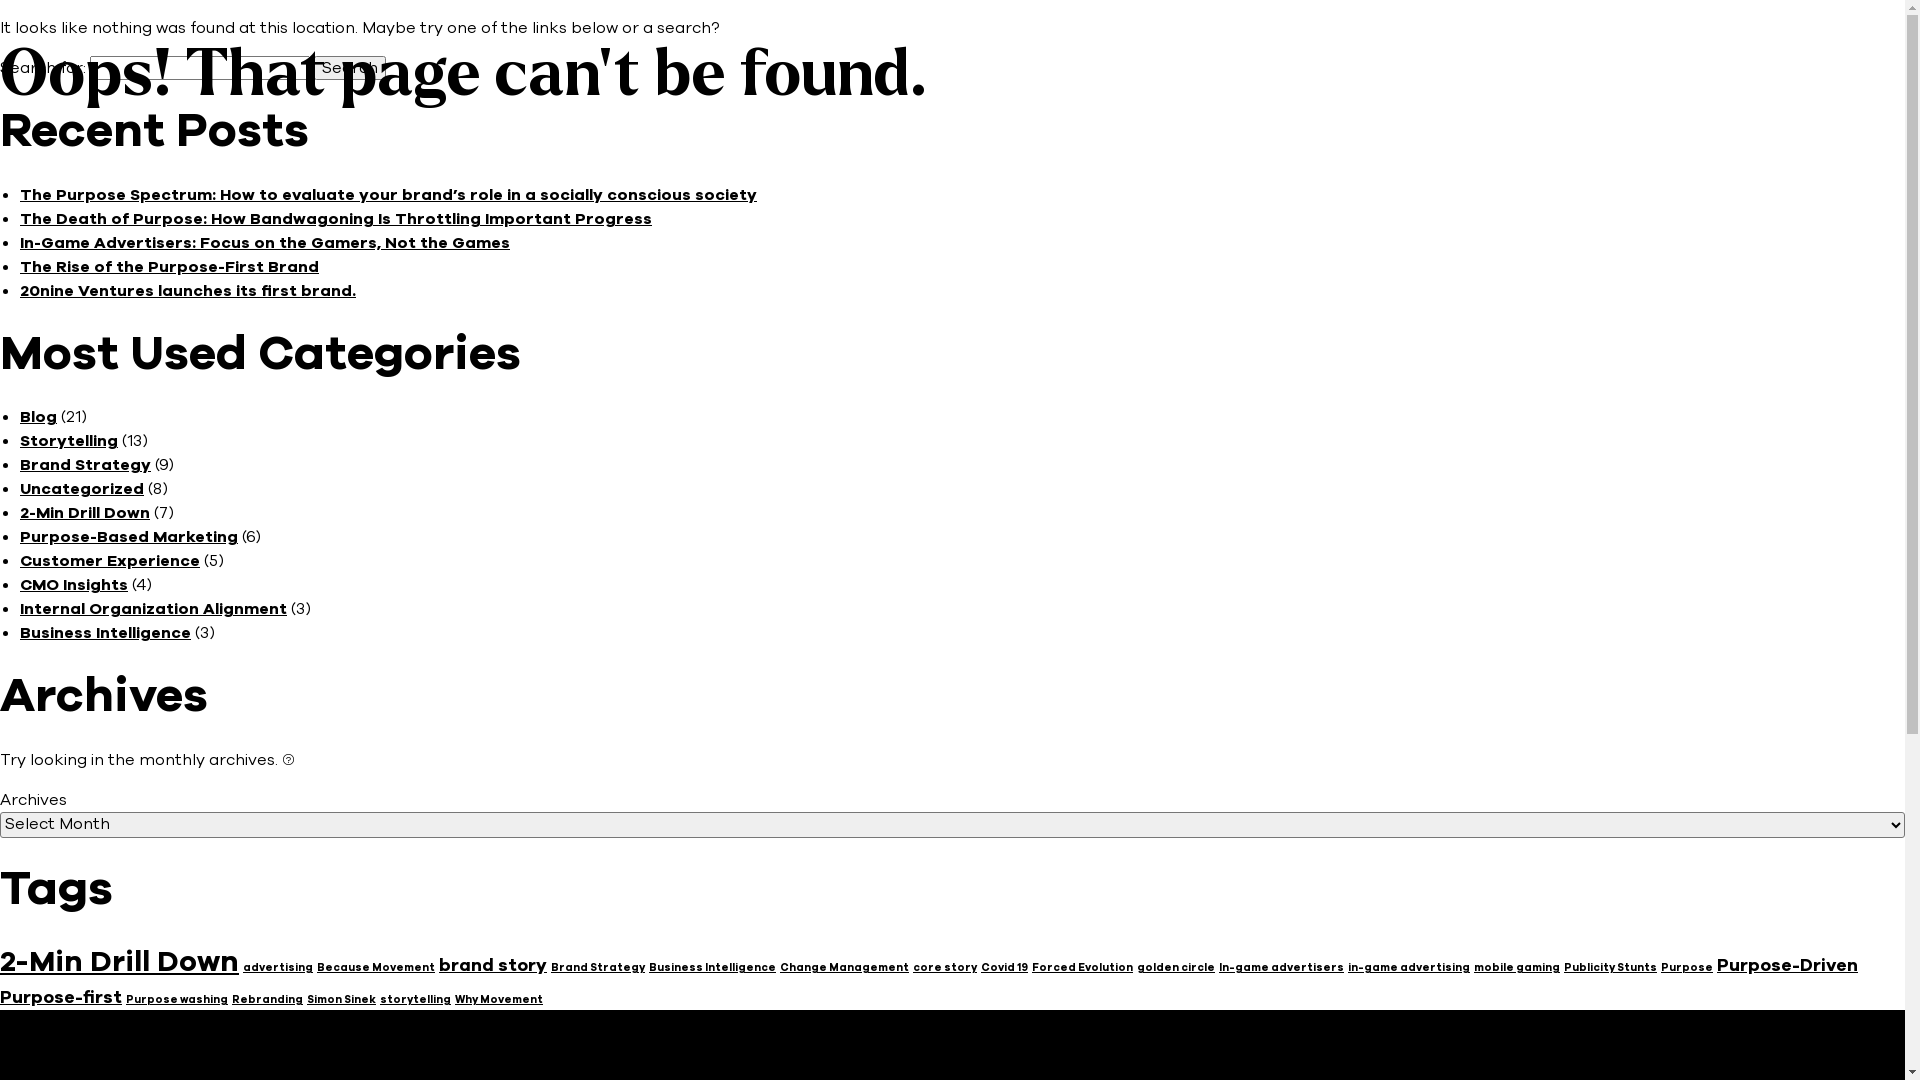  What do you see at coordinates (1787, 963) in the screenshot?
I see `'Purpose-Driven'` at bounding box center [1787, 963].